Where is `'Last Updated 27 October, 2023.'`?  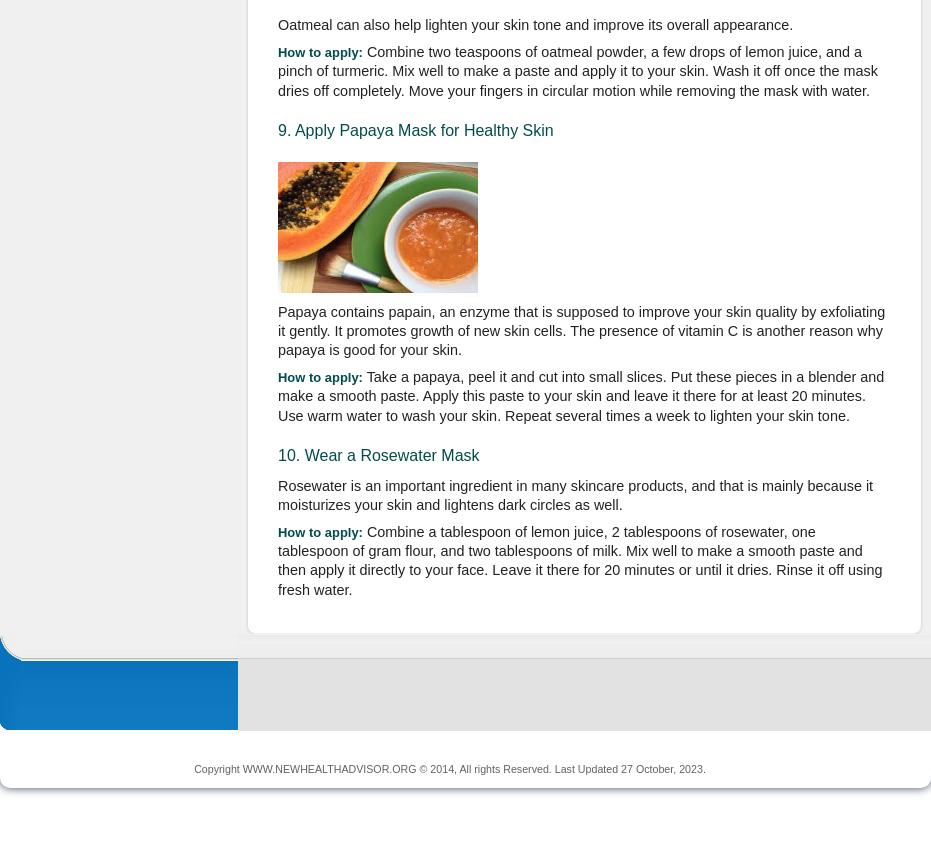 'Last Updated 27 October, 2023.' is located at coordinates (629, 766).